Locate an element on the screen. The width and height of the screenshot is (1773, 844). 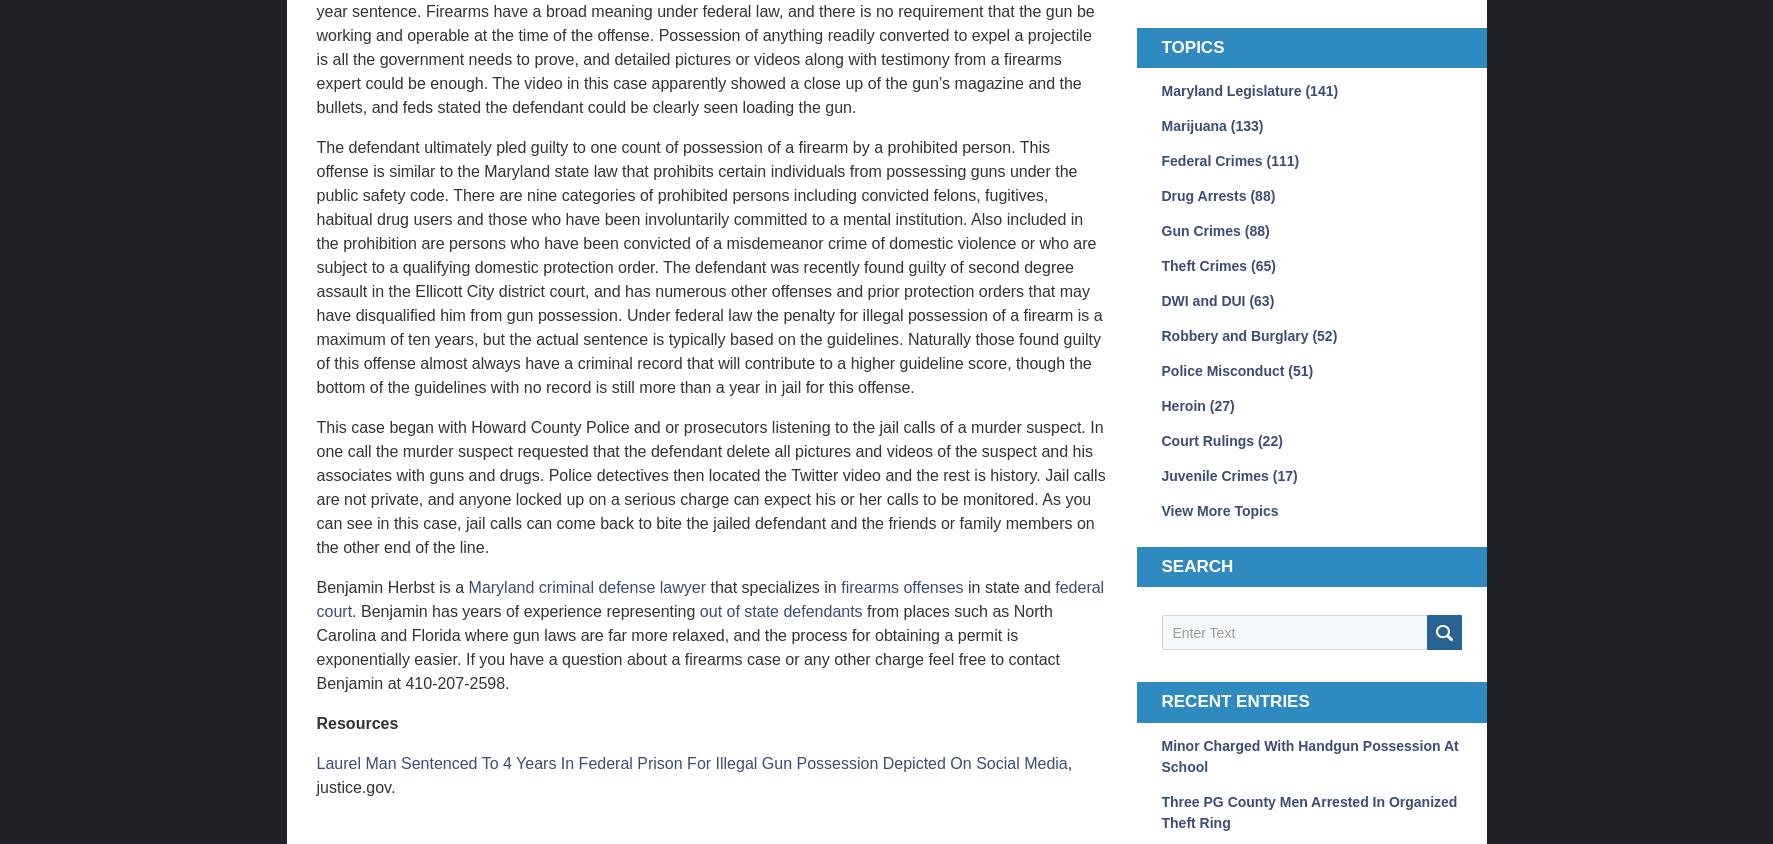
'(133)' is located at coordinates (1245, 124).